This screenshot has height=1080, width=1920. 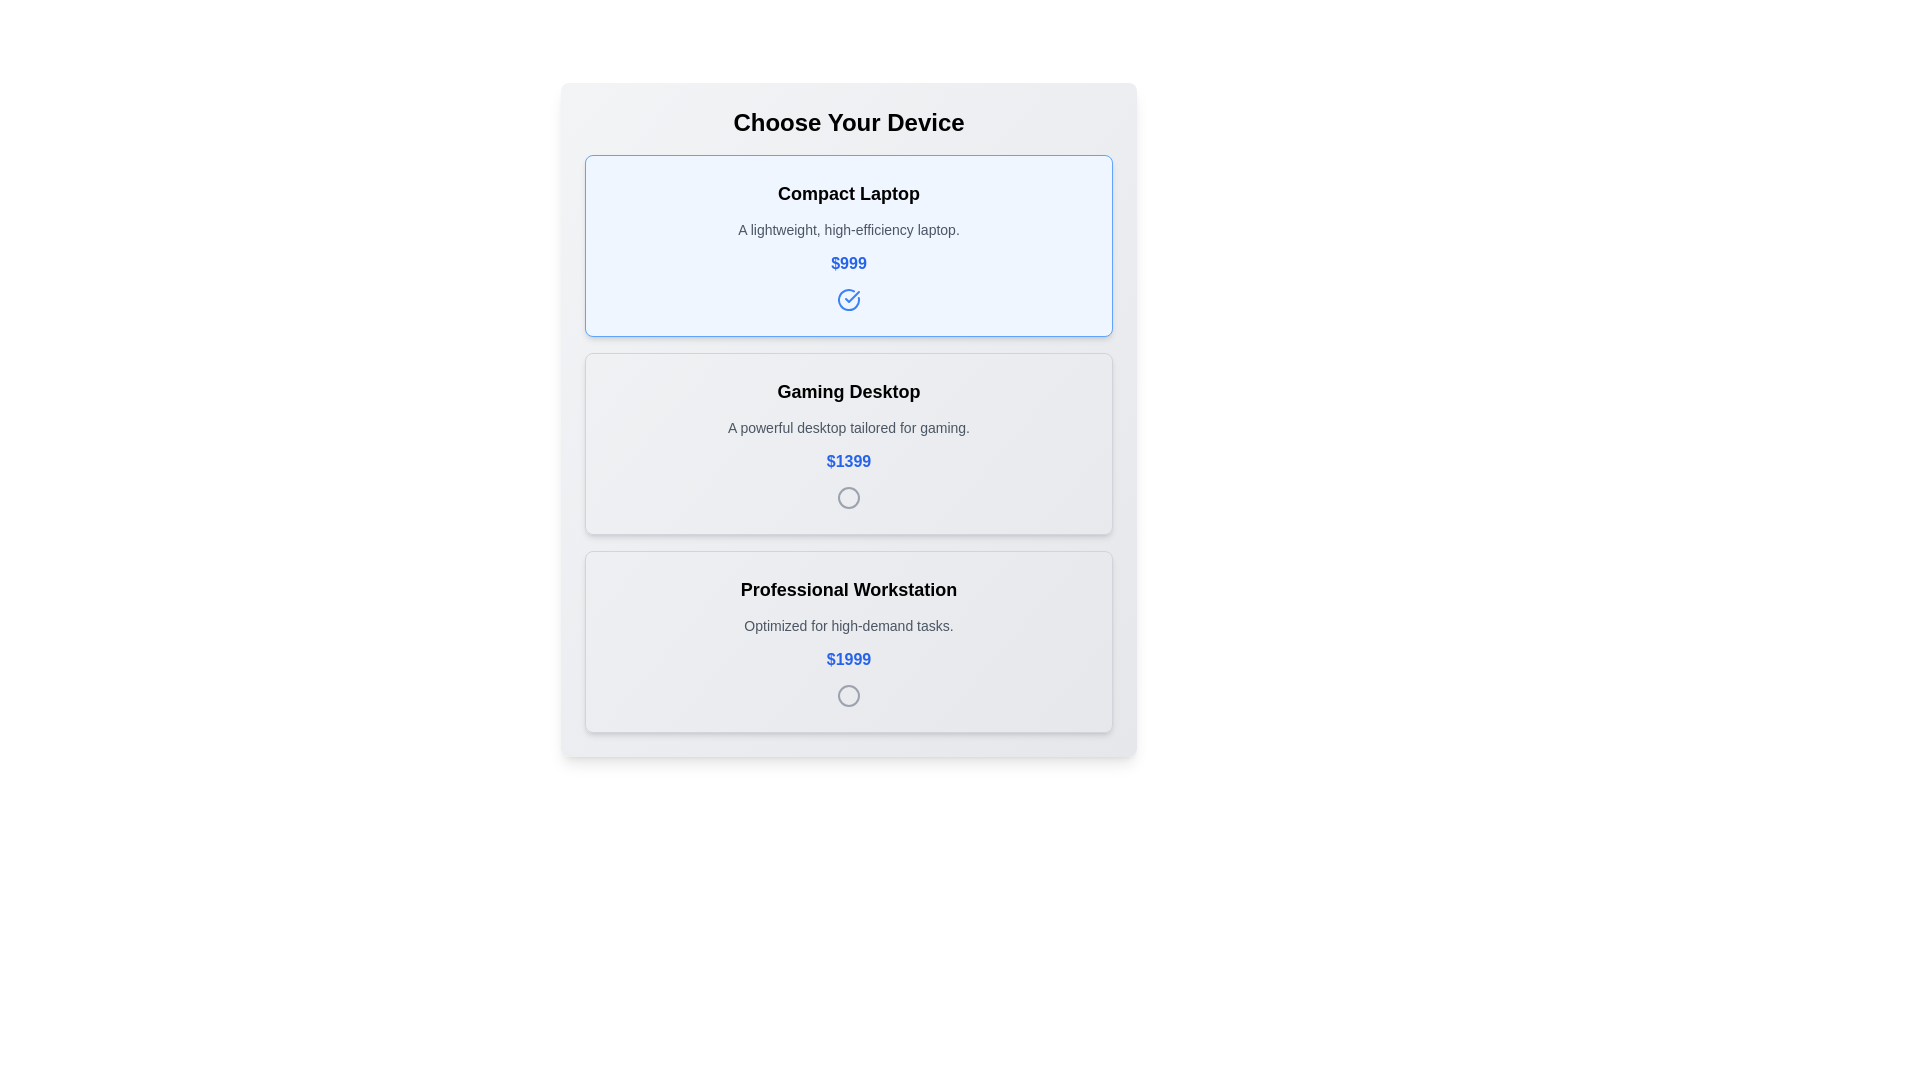 What do you see at coordinates (849, 392) in the screenshot?
I see `text from the 'Gaming Desktop' label, which is prominently displayed in bold within the 'Choose Your Device' section` at bounding box center [849, 392].